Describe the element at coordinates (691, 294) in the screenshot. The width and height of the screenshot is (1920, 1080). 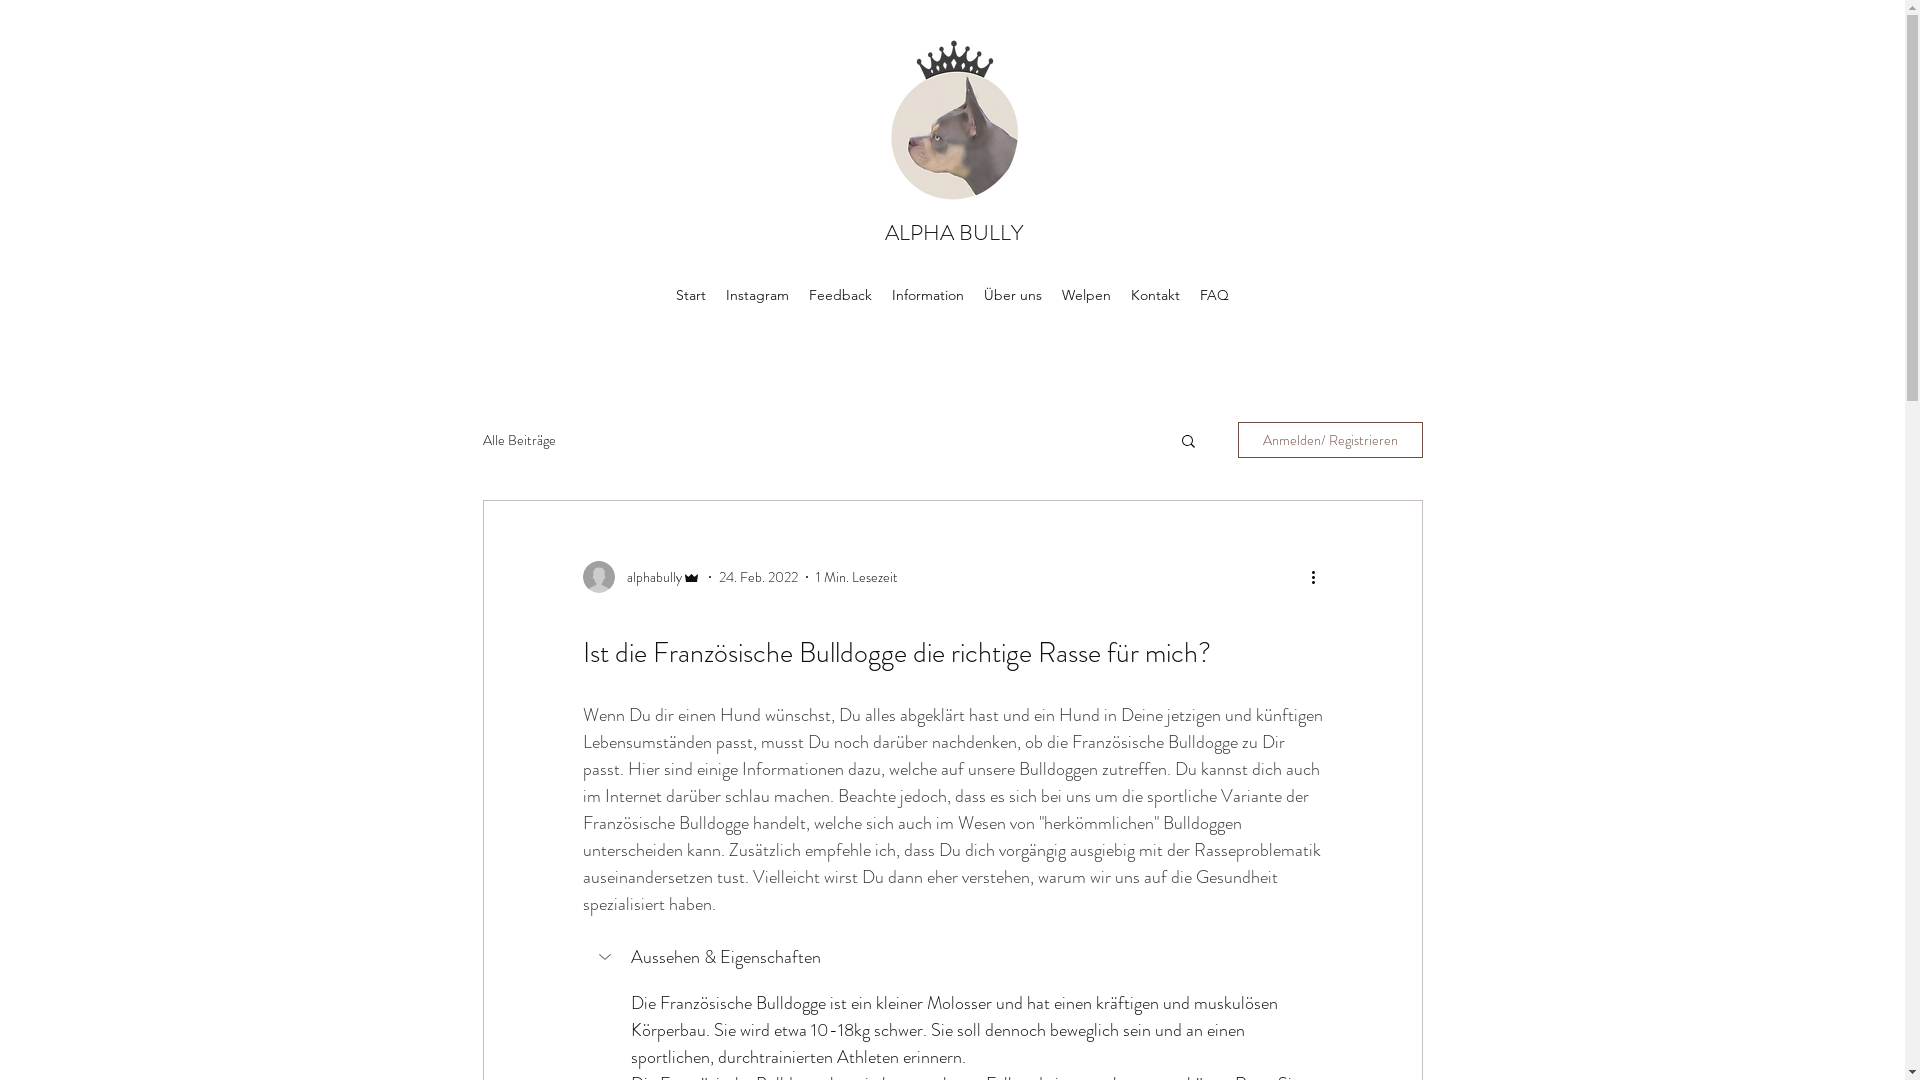
I see `'Start'` at that location.